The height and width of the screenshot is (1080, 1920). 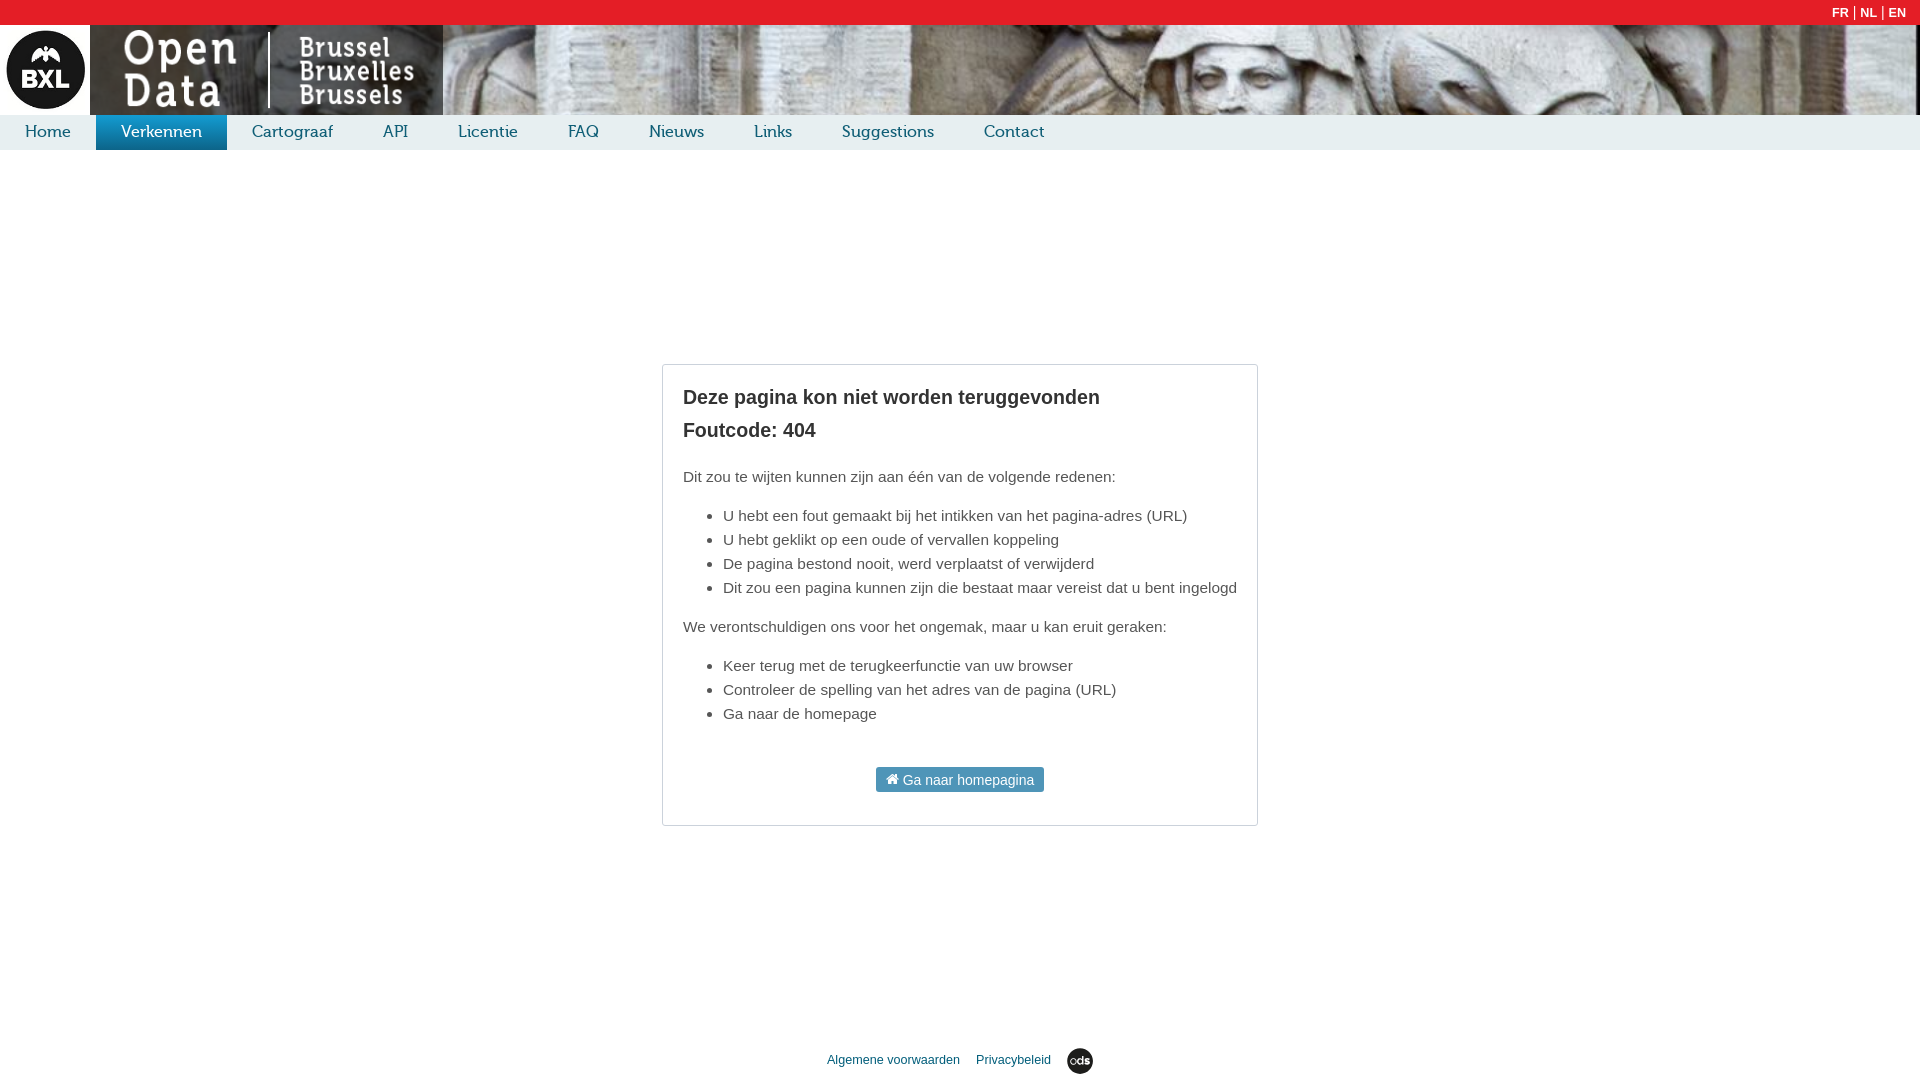 I want to click on 'Algemene voorwaarden', so click(x=894, y=1059).